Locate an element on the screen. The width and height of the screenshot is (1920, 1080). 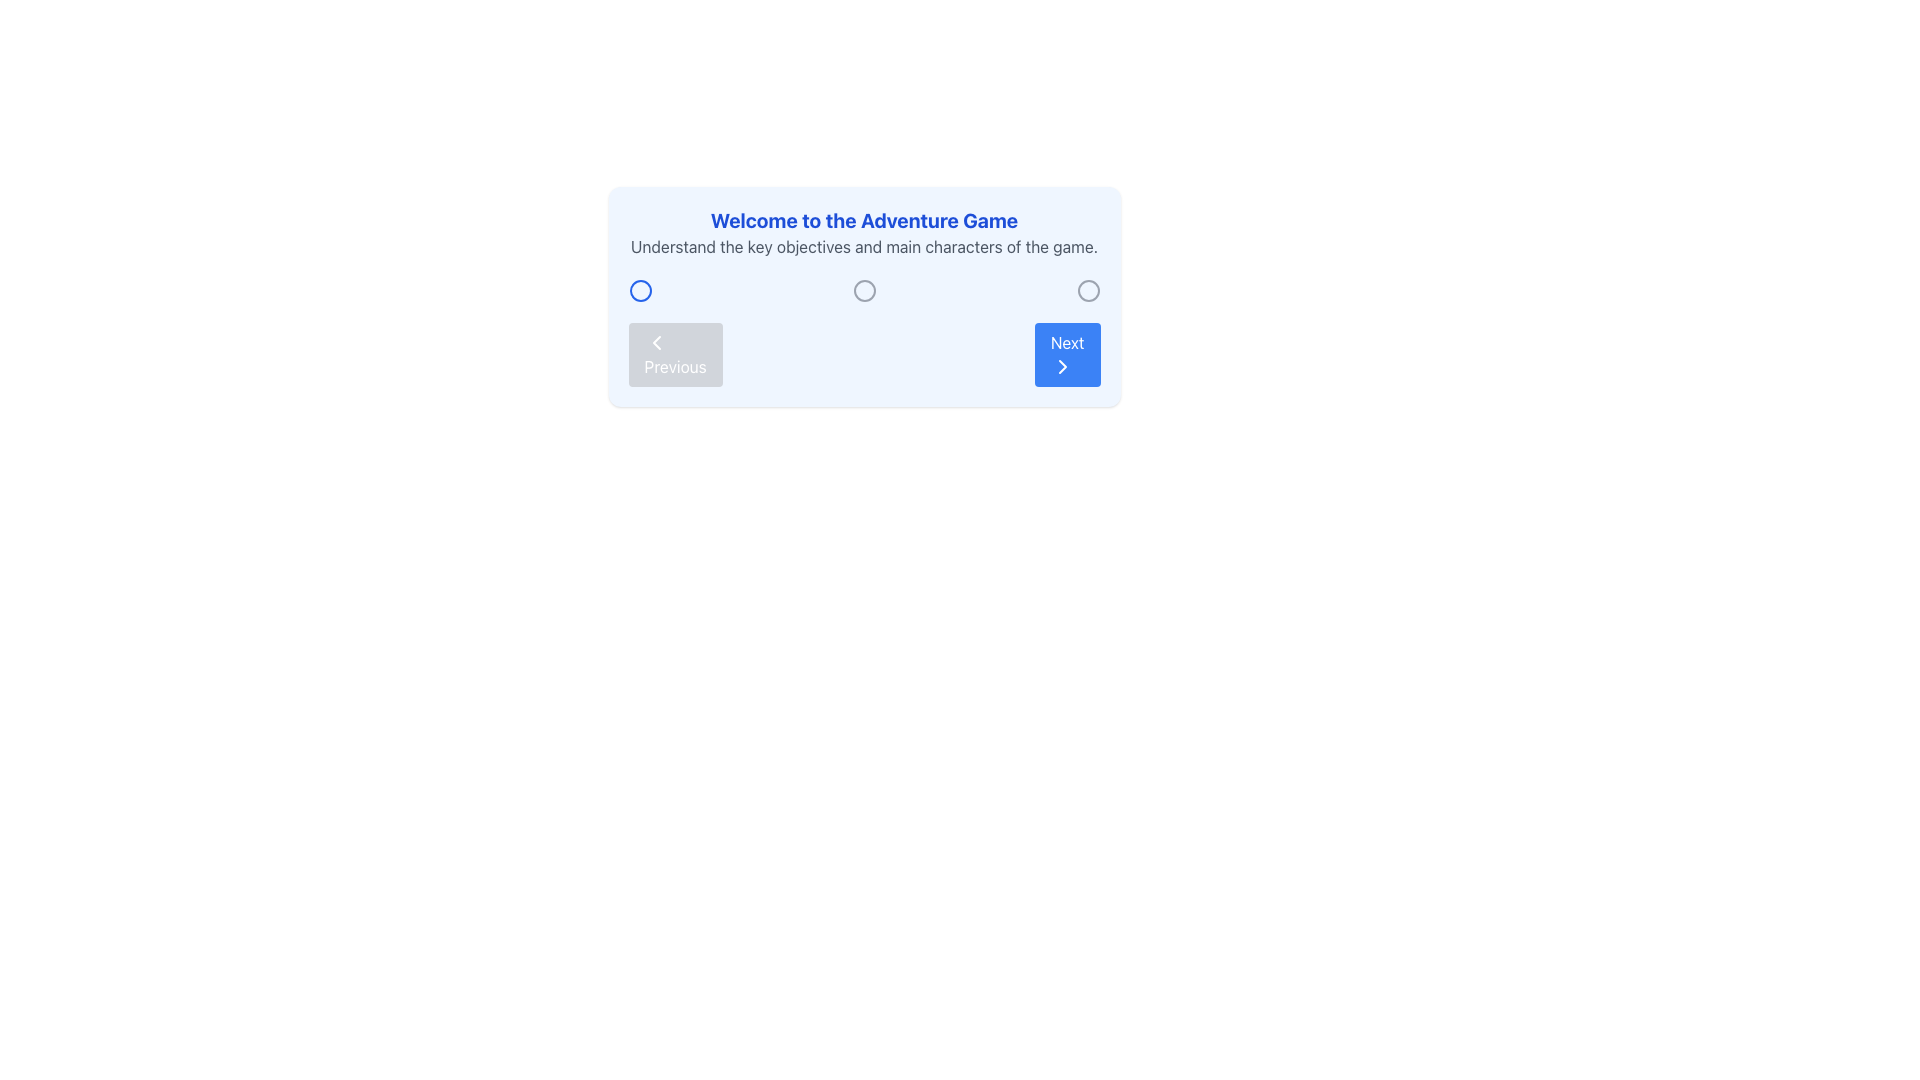
the central radio button is located at coordinates (864, 290).